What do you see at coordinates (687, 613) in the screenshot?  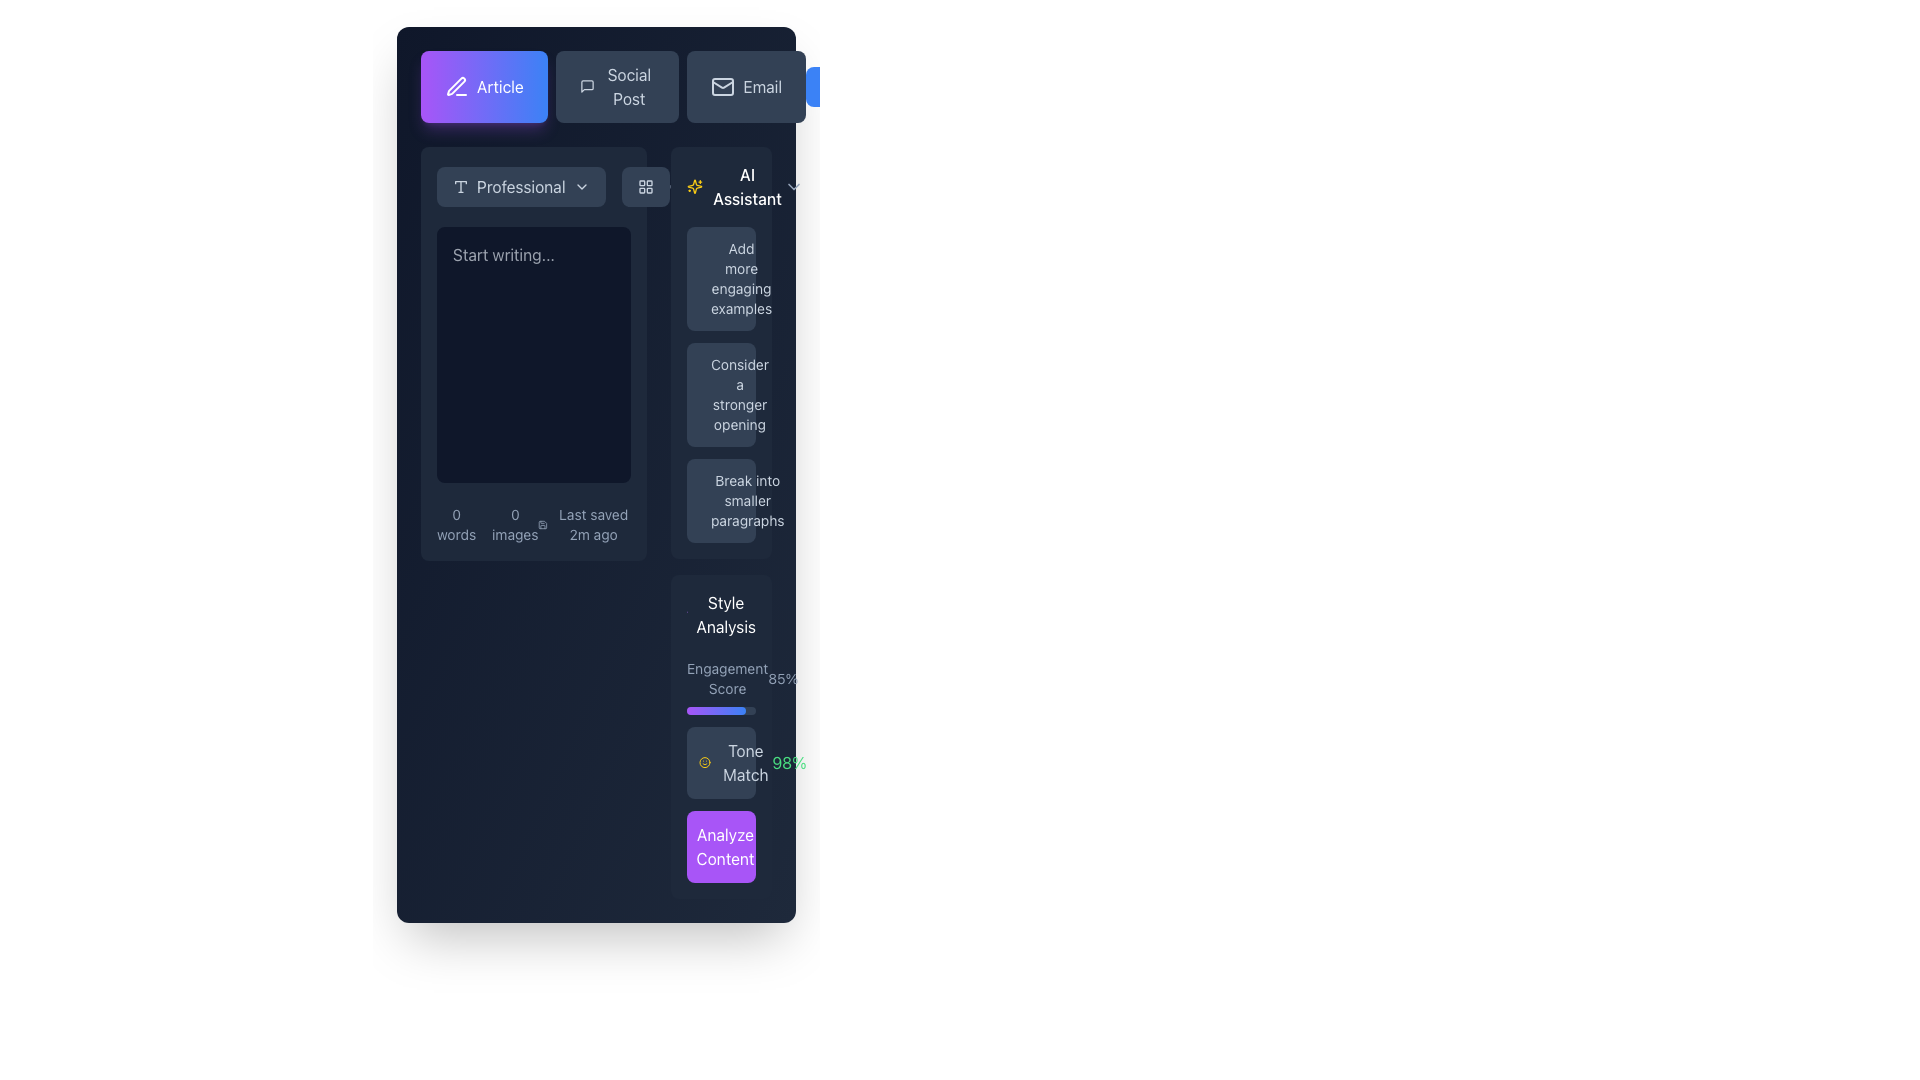 I see `the design of the 'Style Analysis' icon located in the vertical sidebar, positioned to the left of the 'Style Analysis' label` at bounding box center [687, 613].